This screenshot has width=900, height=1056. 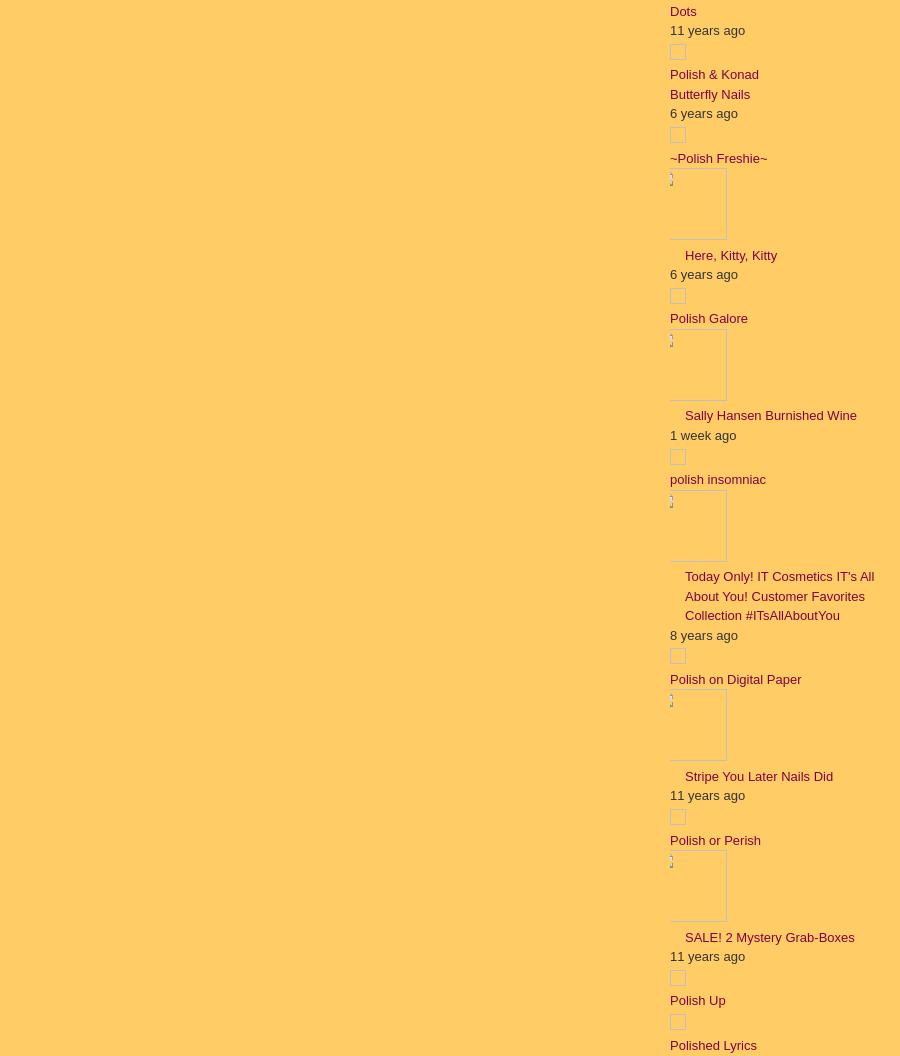 I want to click on 'Polish or Perish', so click(x=714, y=839).